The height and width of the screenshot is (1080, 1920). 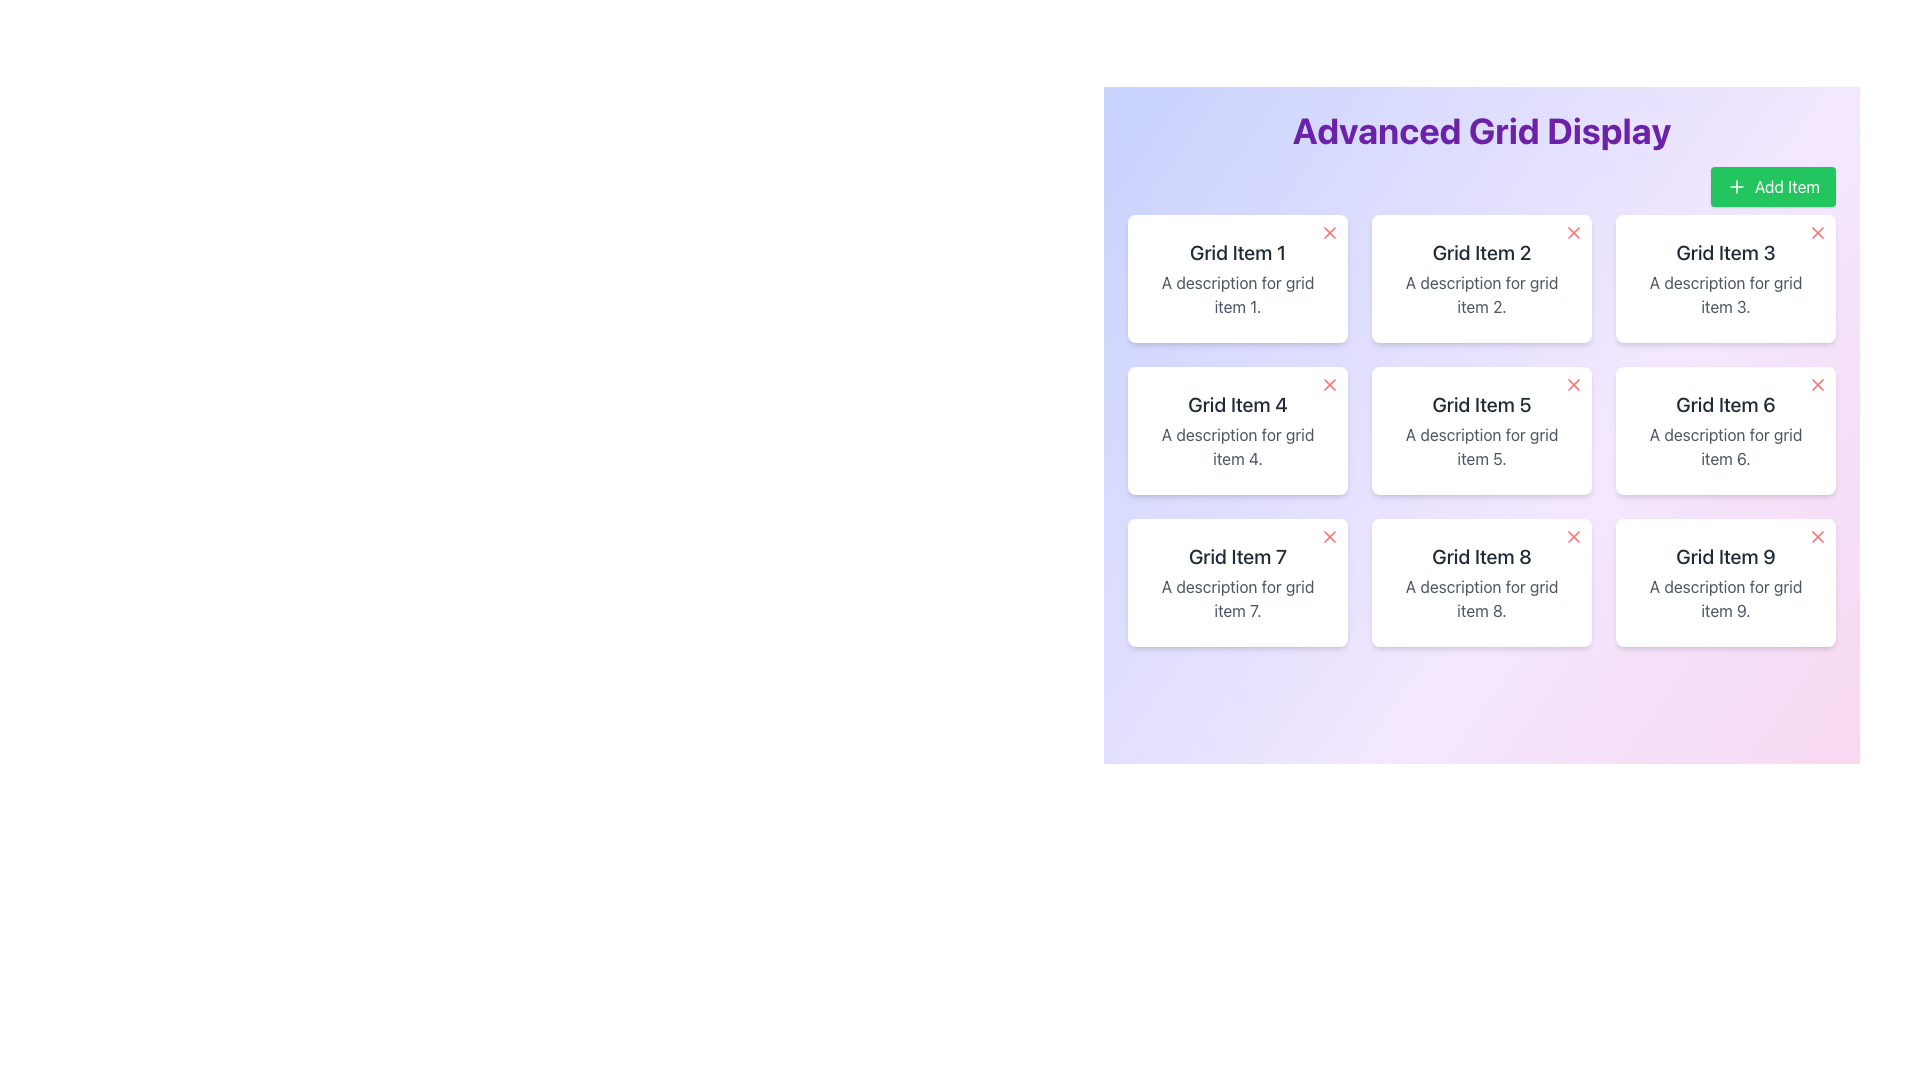 I want to click on the close icon located in the upper right corner of the 'Grid Item 2' card, so click(x=1573, y=231).